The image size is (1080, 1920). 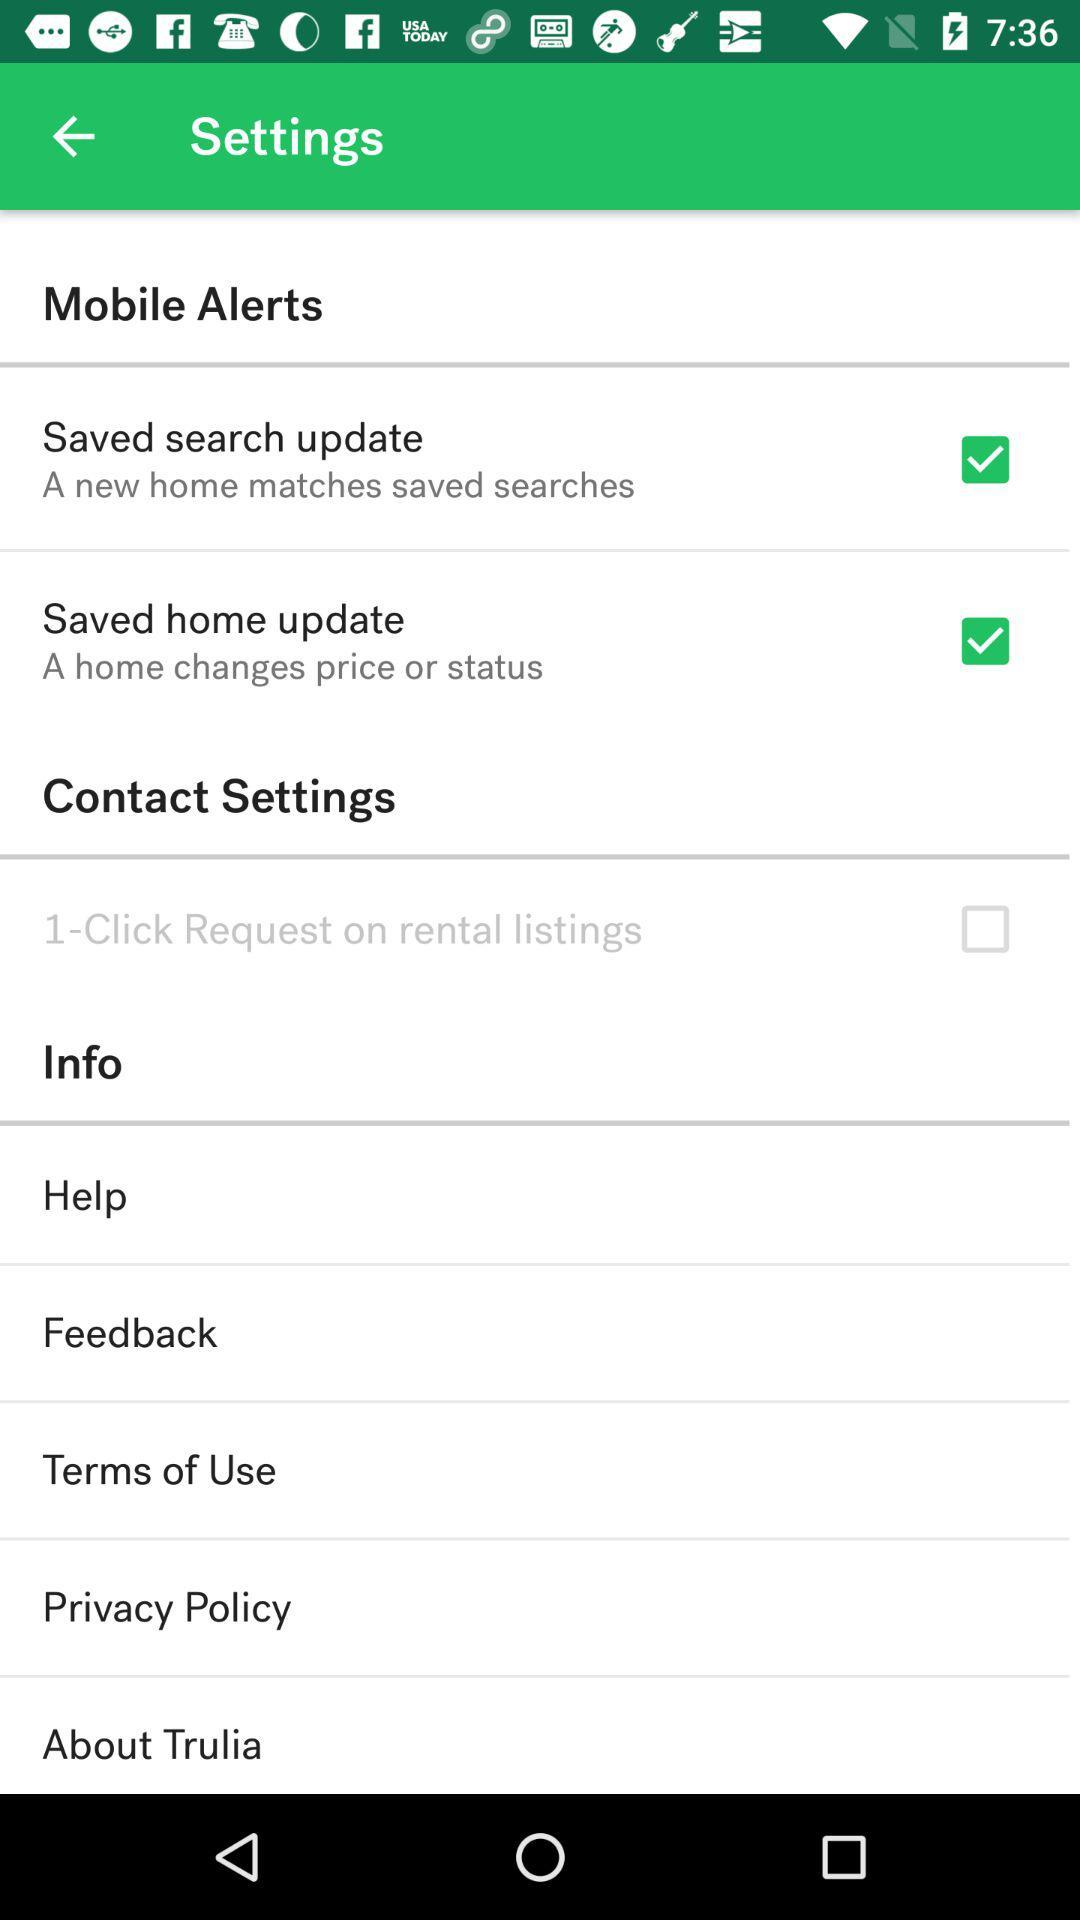 I want to click on icon below the feedback, so click(x=158, y=1470).